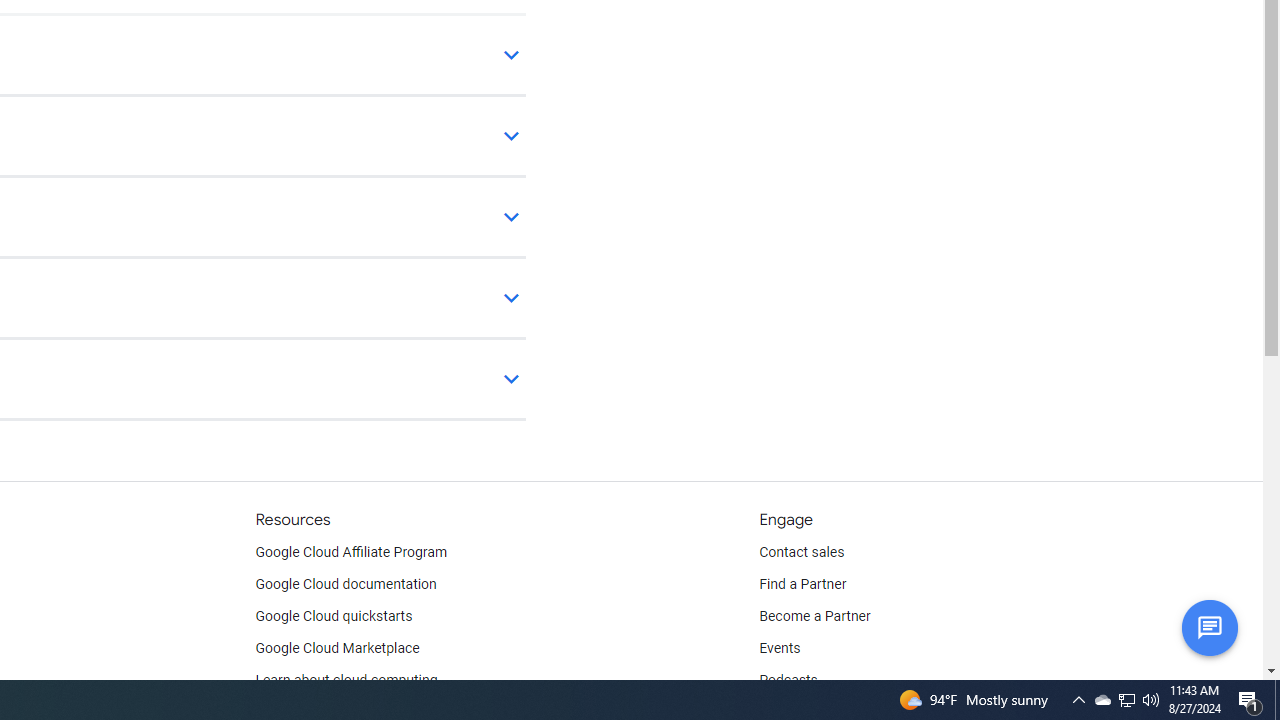 The image size is (1280, 720). Describe the element at coordinates (814, 616) in the screenshot. I see `'Become a Partner'` at that location.